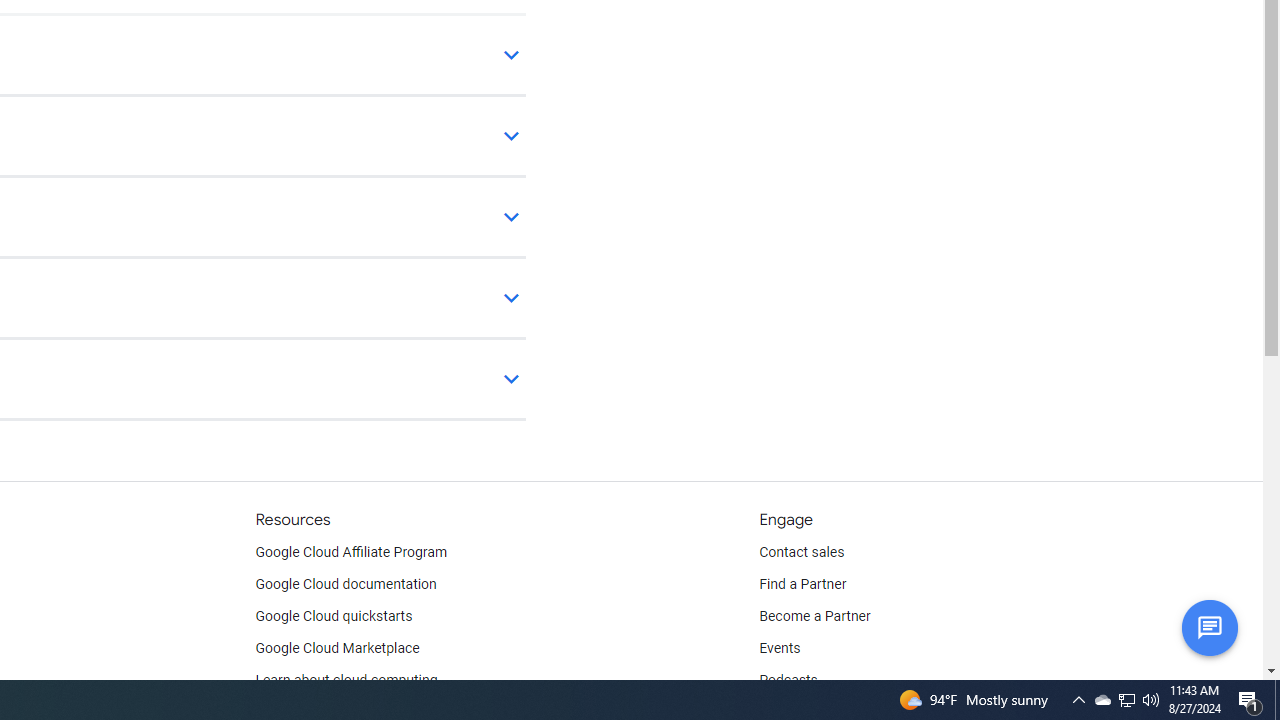 The image size is (1280, 720). Describe the element at coordinates (814, 616) in the screenshot. I see `'Become a Partner'` at that location.